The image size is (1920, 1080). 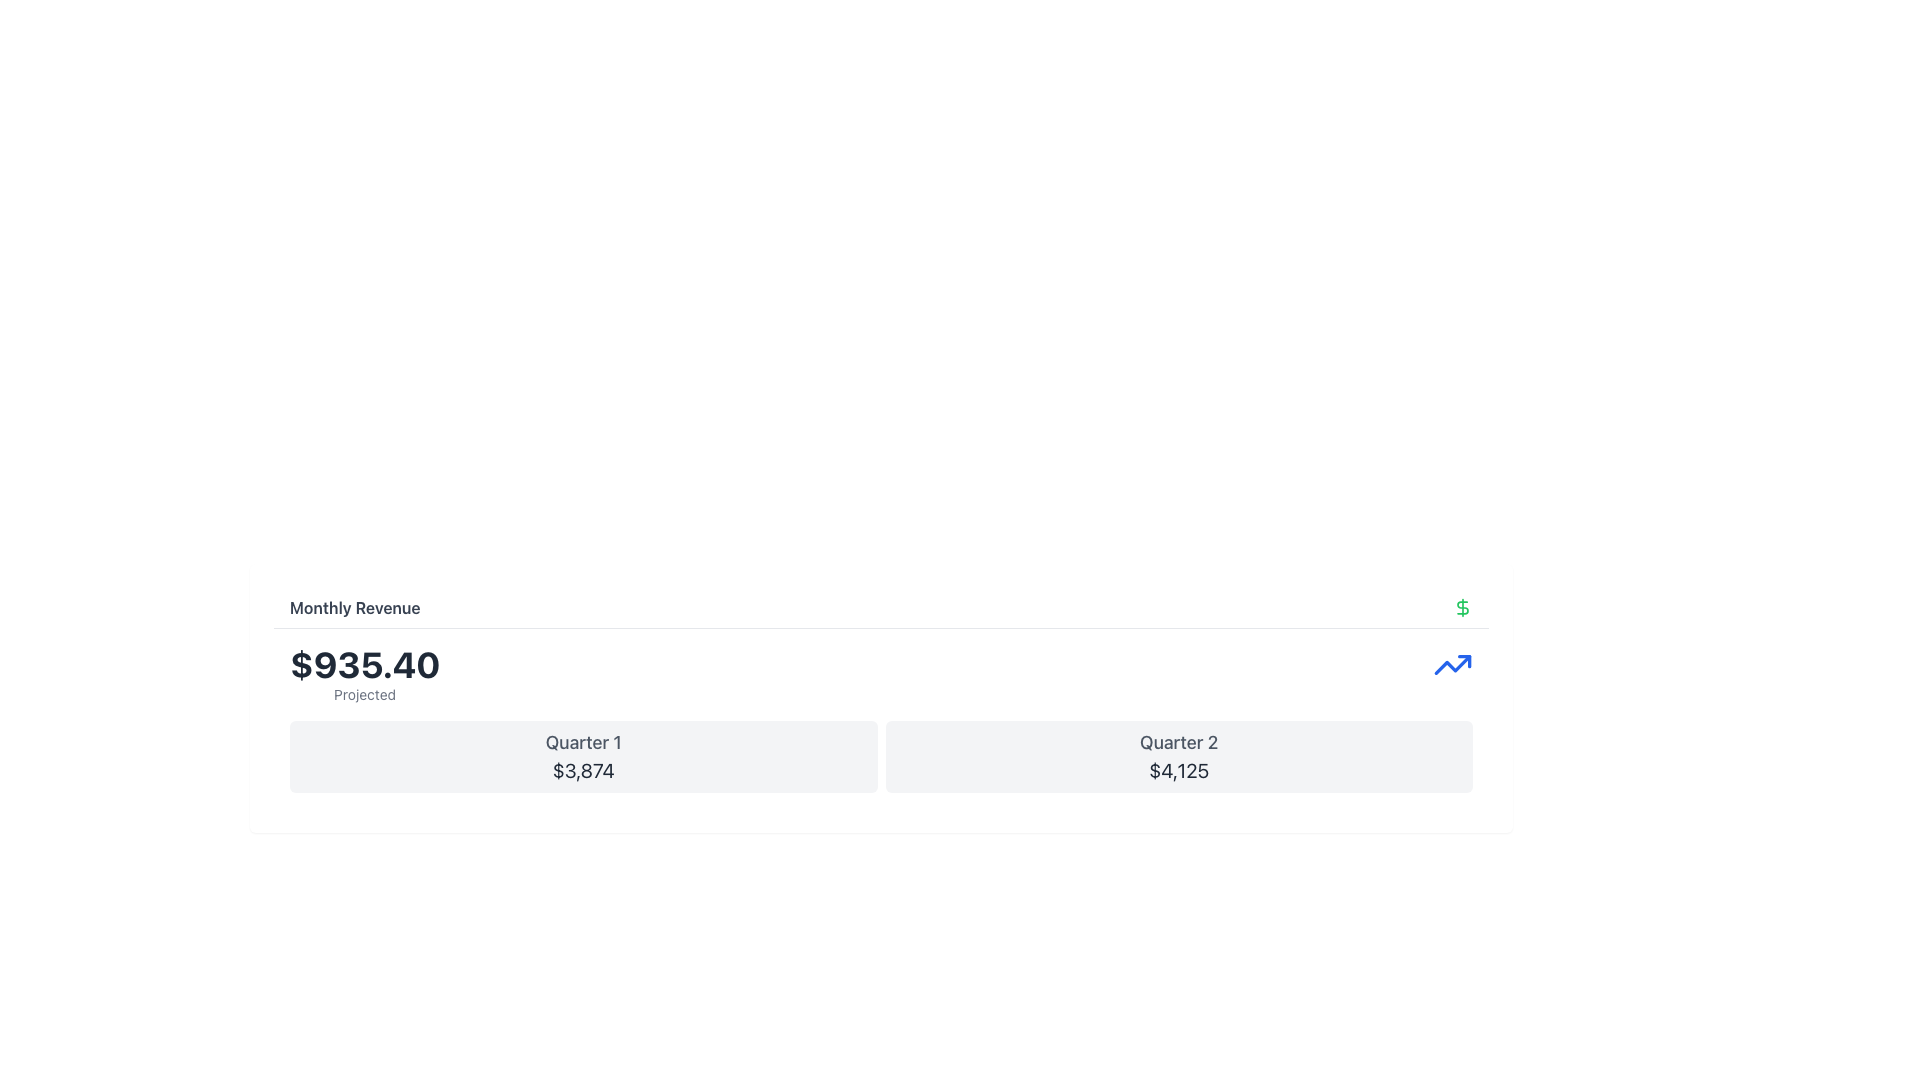 What do you see at coordinates (582, 743) in the screenshot?
I see `the Text Display element which indicates the specific period or category associated with the data in the card, positioned at the top-center of the card` at bounding box center [582, 743].